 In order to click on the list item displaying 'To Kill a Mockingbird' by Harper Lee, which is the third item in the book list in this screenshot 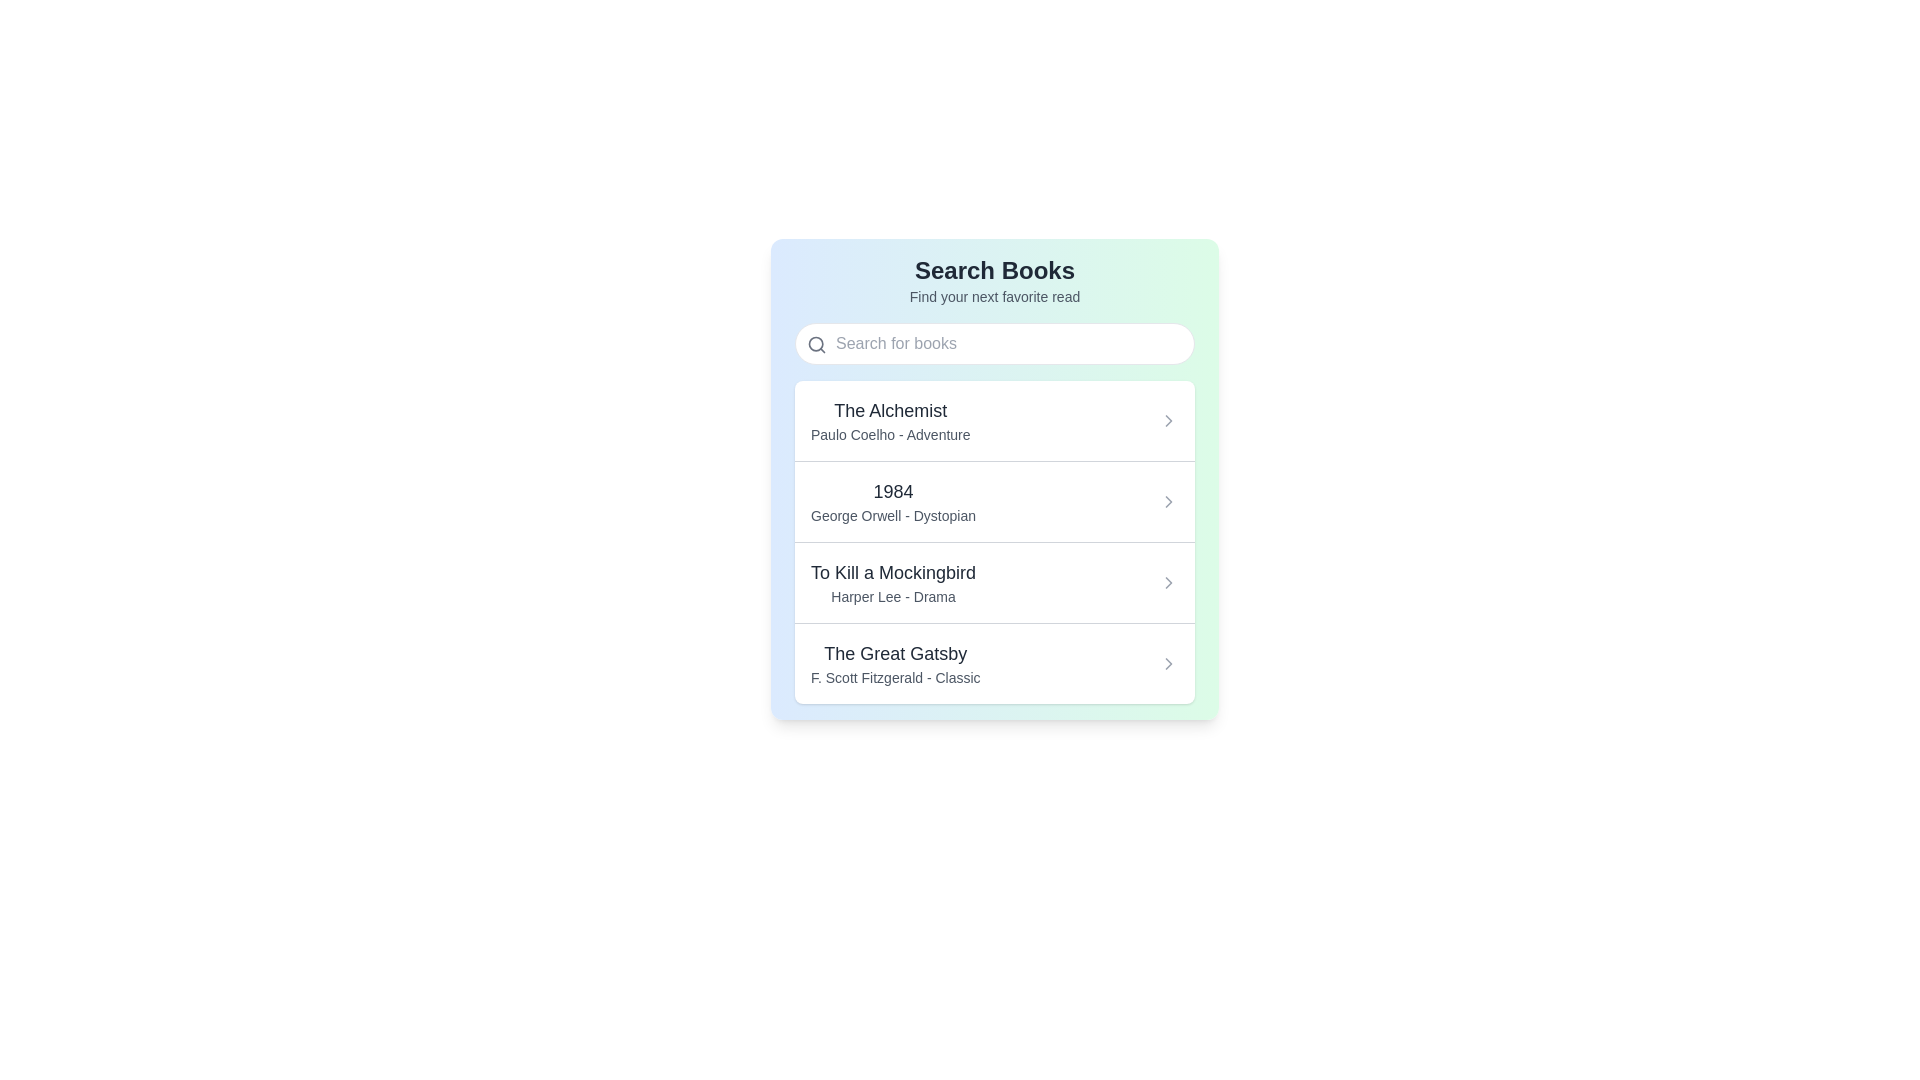, I will do `click(994, 582)`.